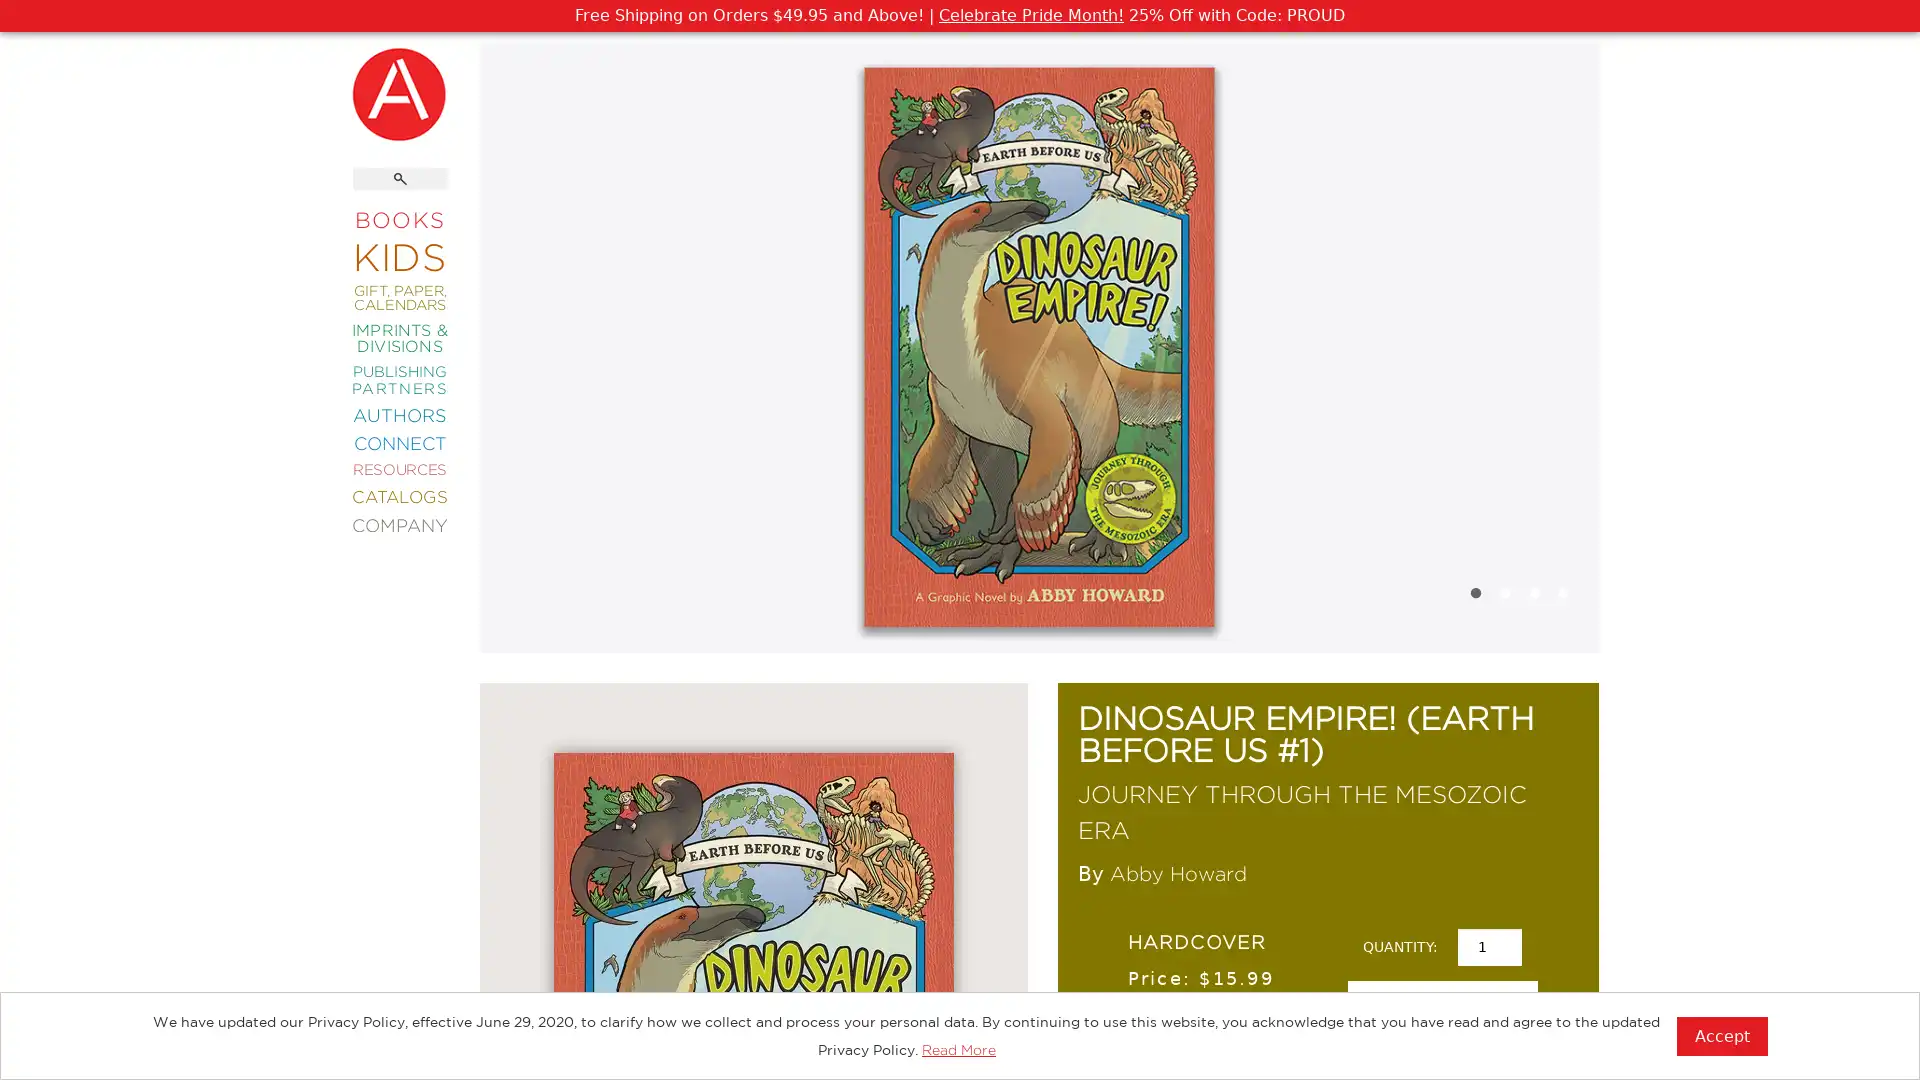 The height and width of the screenshot is (1080, 1920). Describe the element at coordinates (399, 523) in the screenshot. I see `COMPANY` at that location.